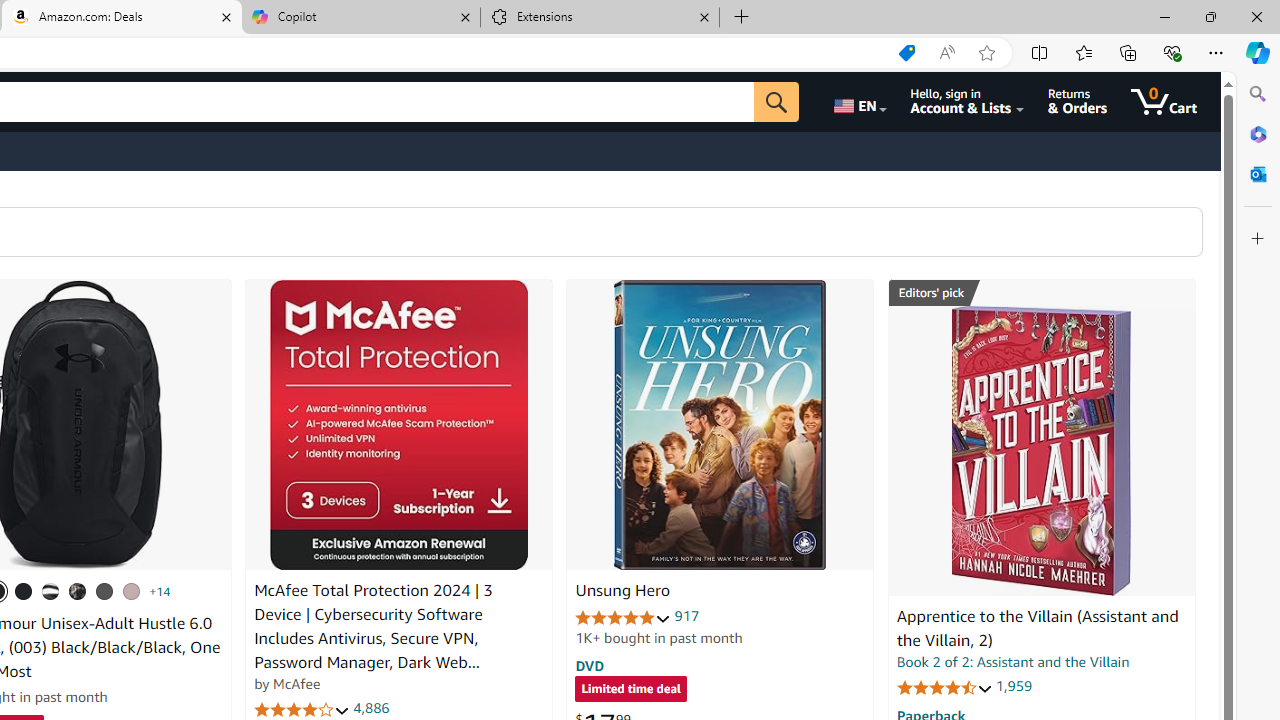 This screenshot has width=1280, height=720. I want to click on 'Restore', so click(1209, 16).